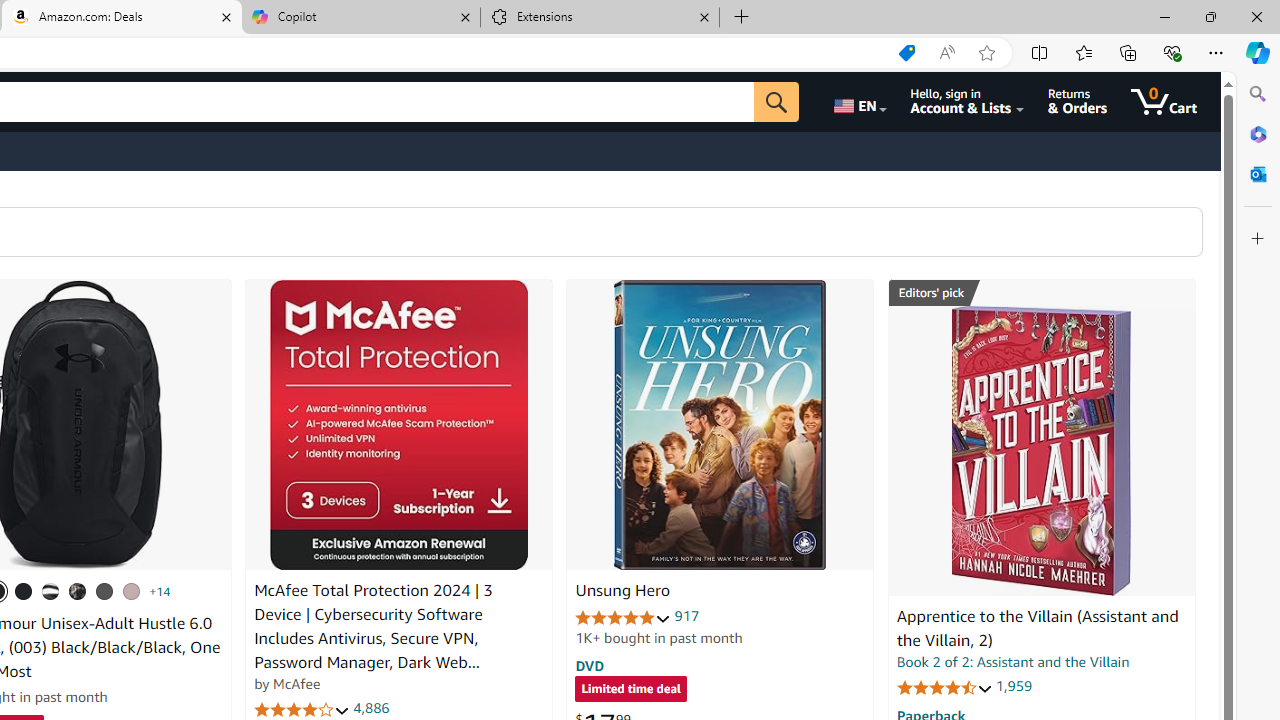 This screenshot has width=1280, height=720. I want to click on 'Restore', so click(1209, 16).